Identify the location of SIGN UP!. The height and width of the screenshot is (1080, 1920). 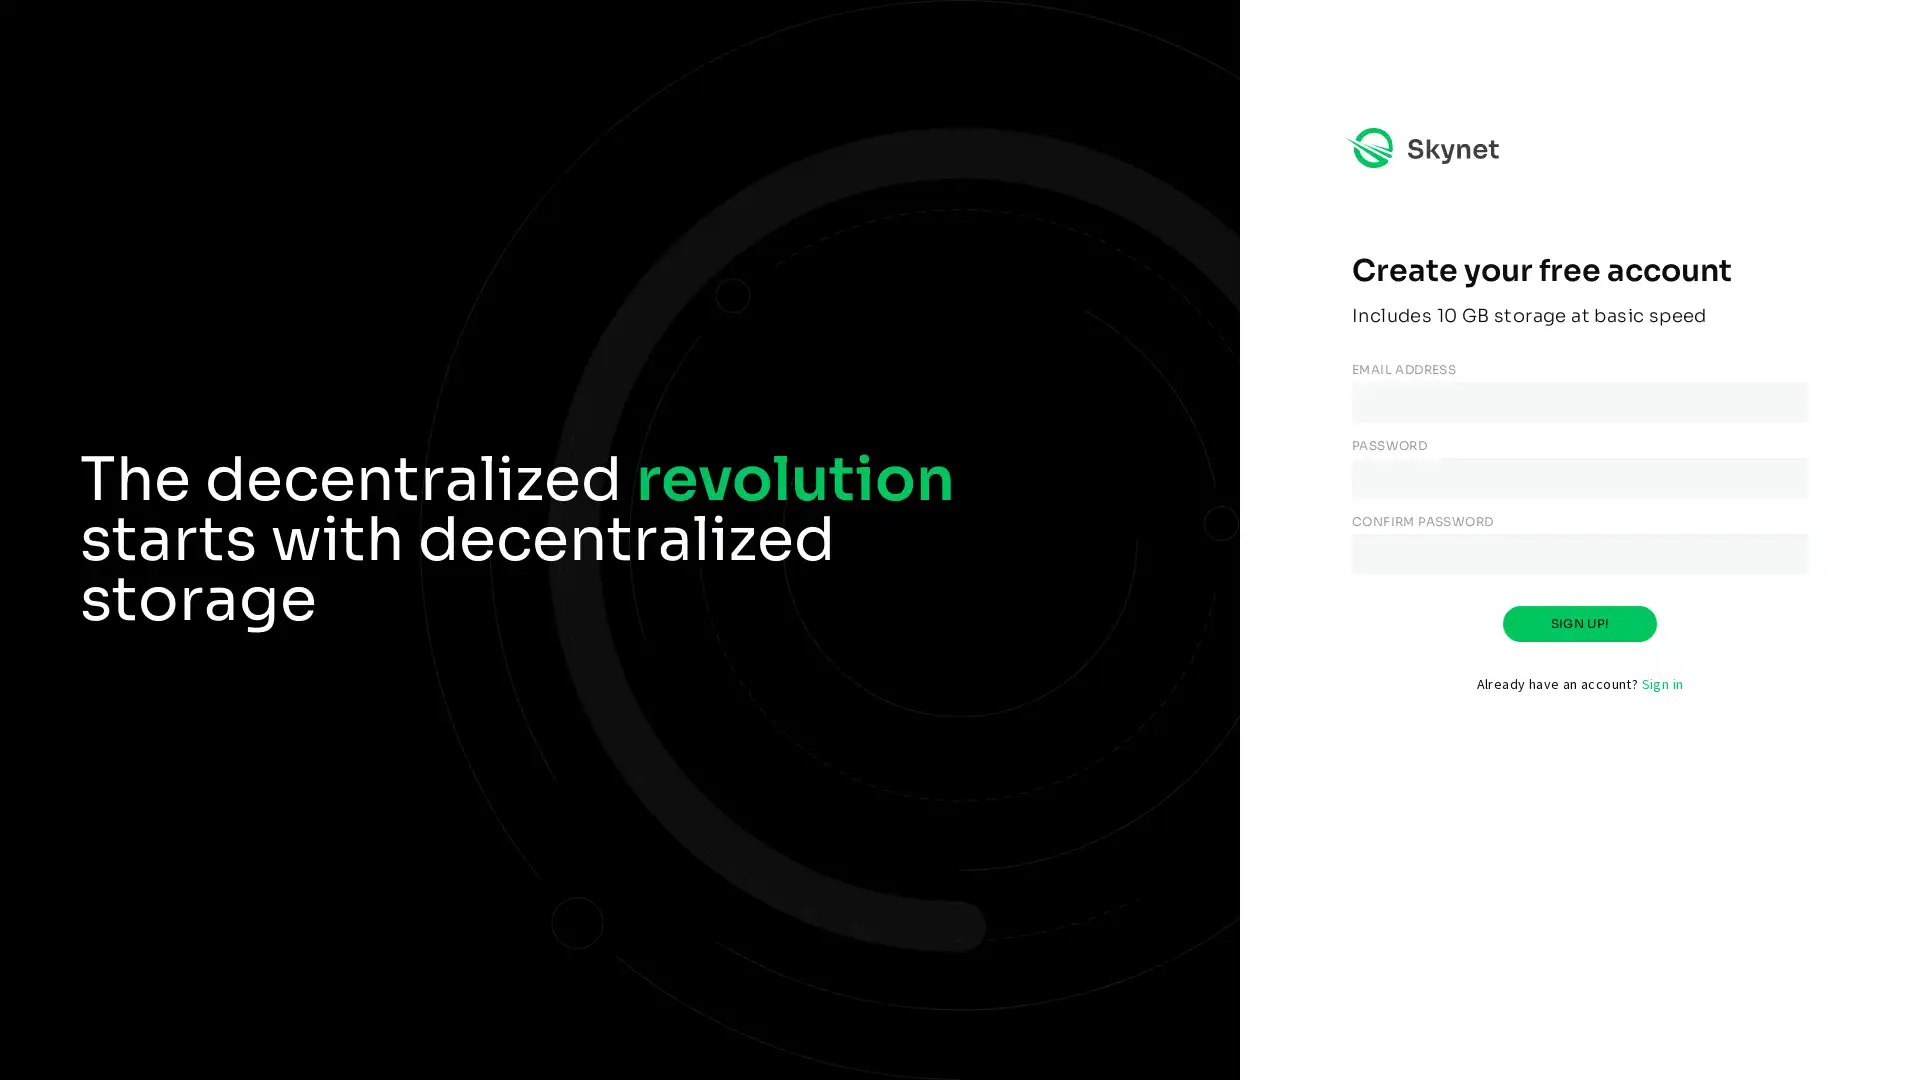
(1578, 623).